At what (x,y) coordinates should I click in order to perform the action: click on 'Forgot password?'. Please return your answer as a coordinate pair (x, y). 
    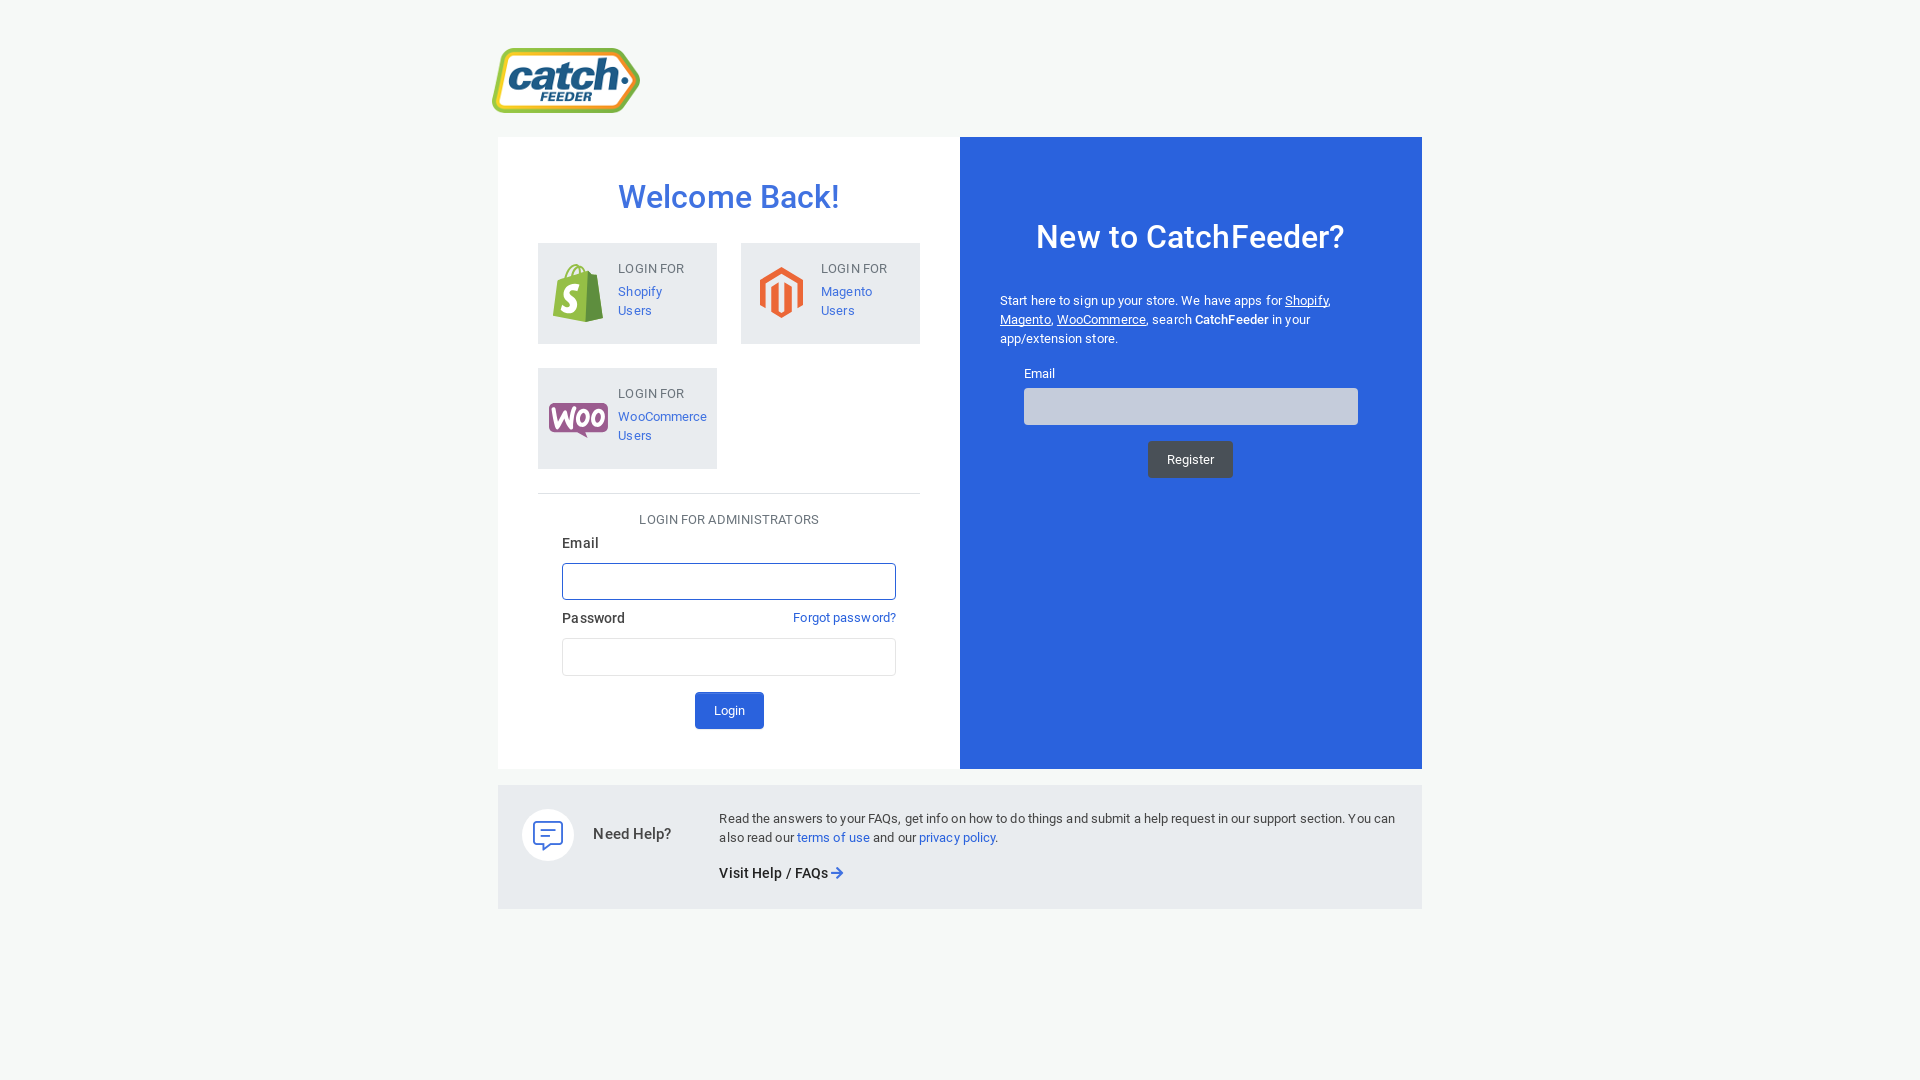
    Looking at the image, I should click on (791, 616).